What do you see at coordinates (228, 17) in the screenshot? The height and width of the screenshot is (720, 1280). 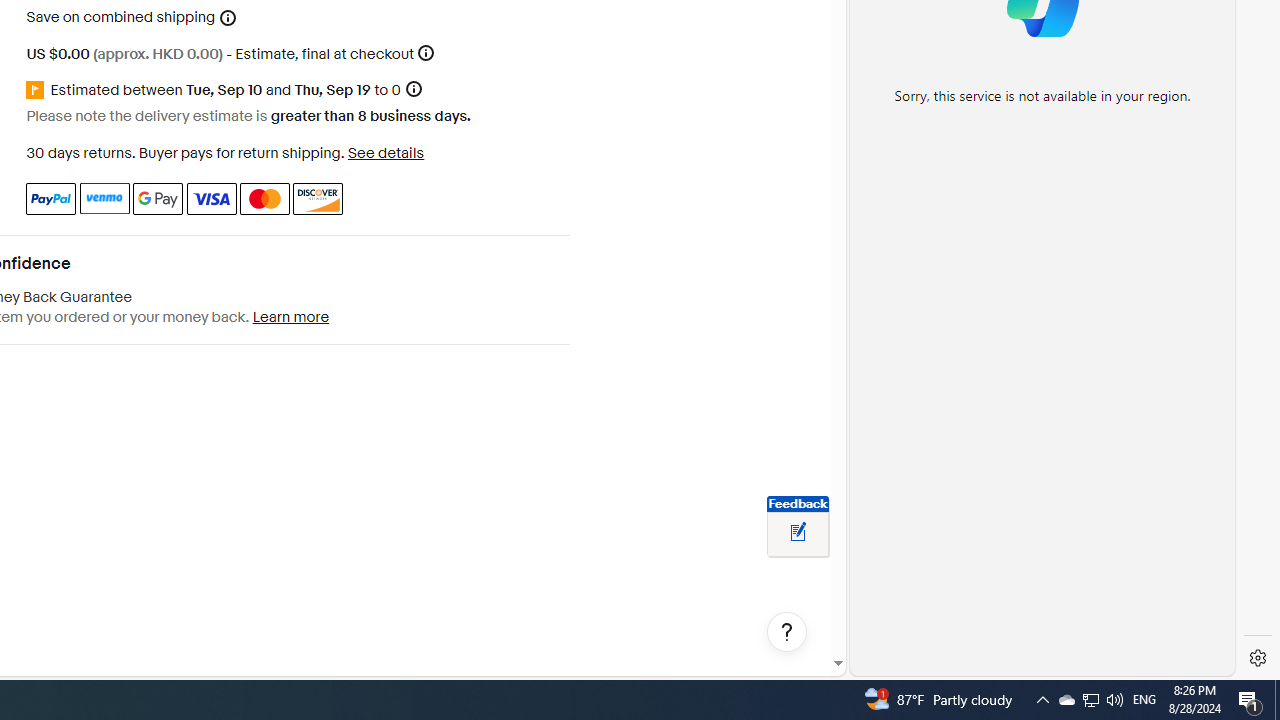 I see `'More information on Combined Shipping. Opens a layer.'` at bounding box center [228, 17].